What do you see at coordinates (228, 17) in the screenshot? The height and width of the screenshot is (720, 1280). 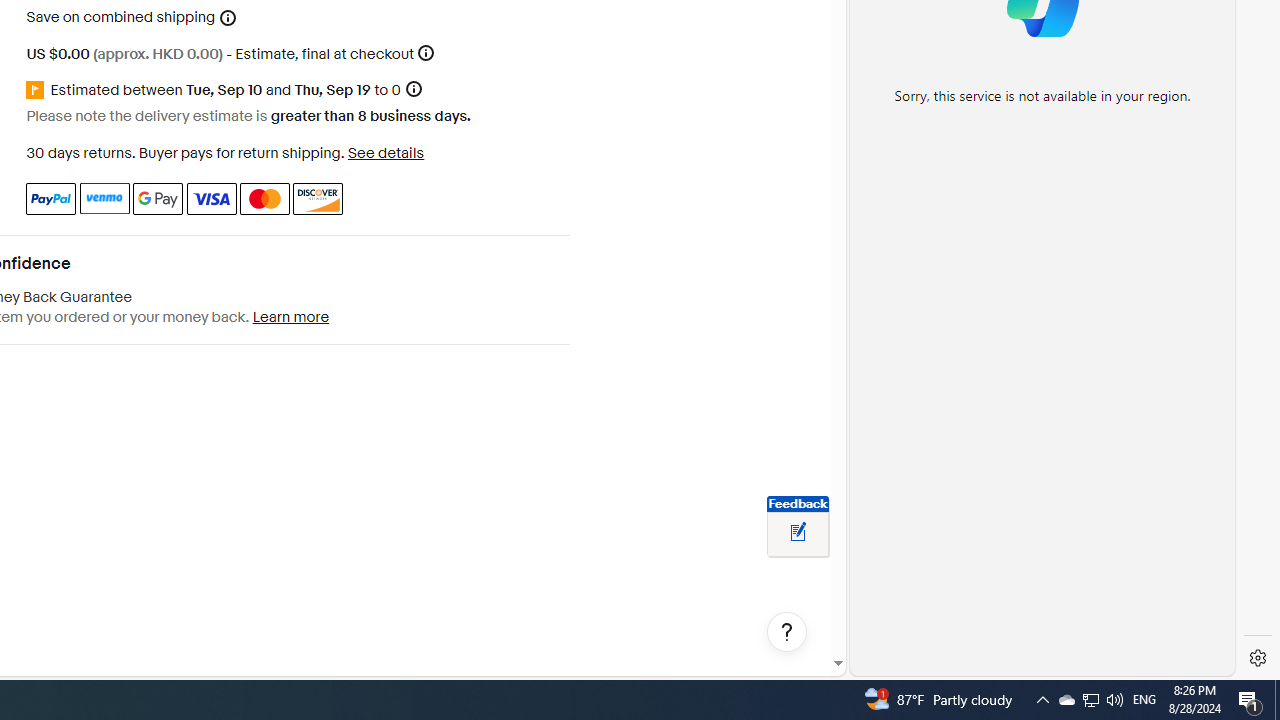 I see `'More information on Combined Shipping. Opens a layer.'` at bounding box center [228, 17].